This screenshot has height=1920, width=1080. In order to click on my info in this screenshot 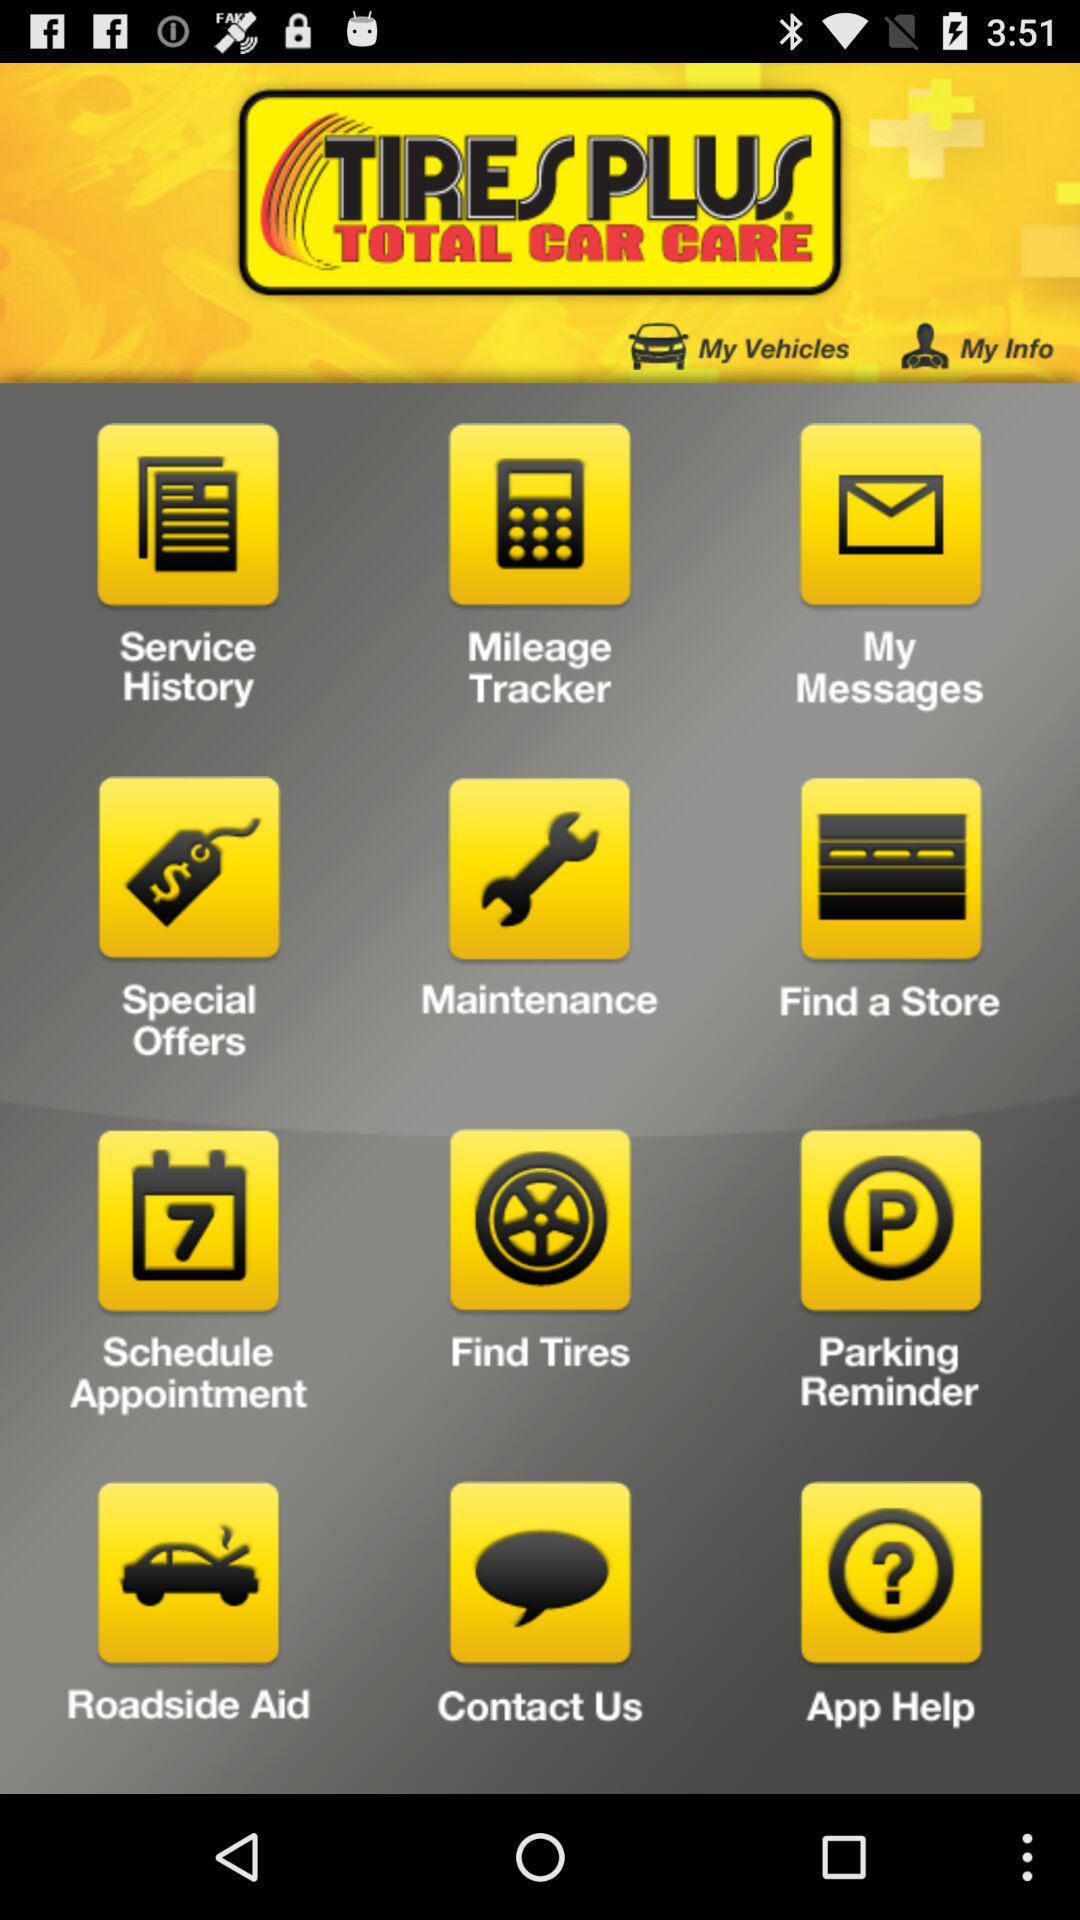, I will do `click(976, 346)`.